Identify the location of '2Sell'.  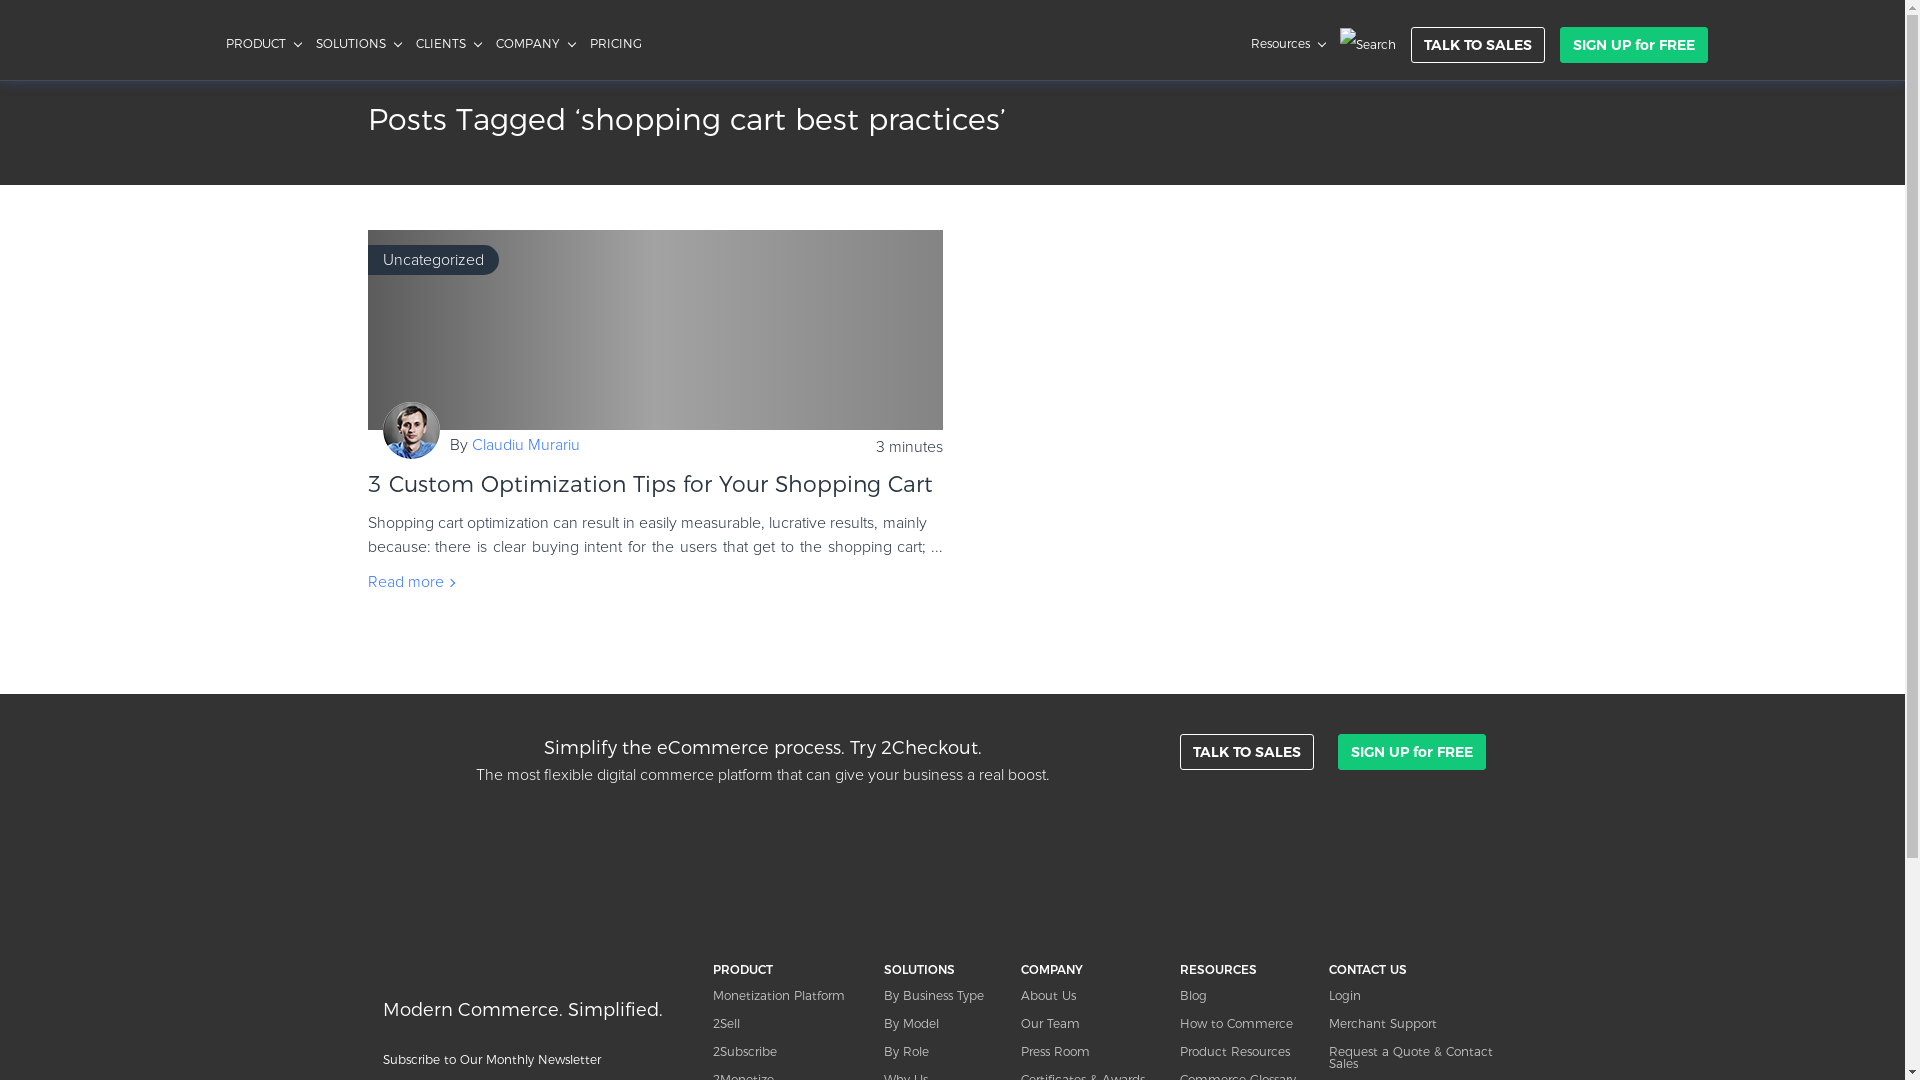
(786, 1023).